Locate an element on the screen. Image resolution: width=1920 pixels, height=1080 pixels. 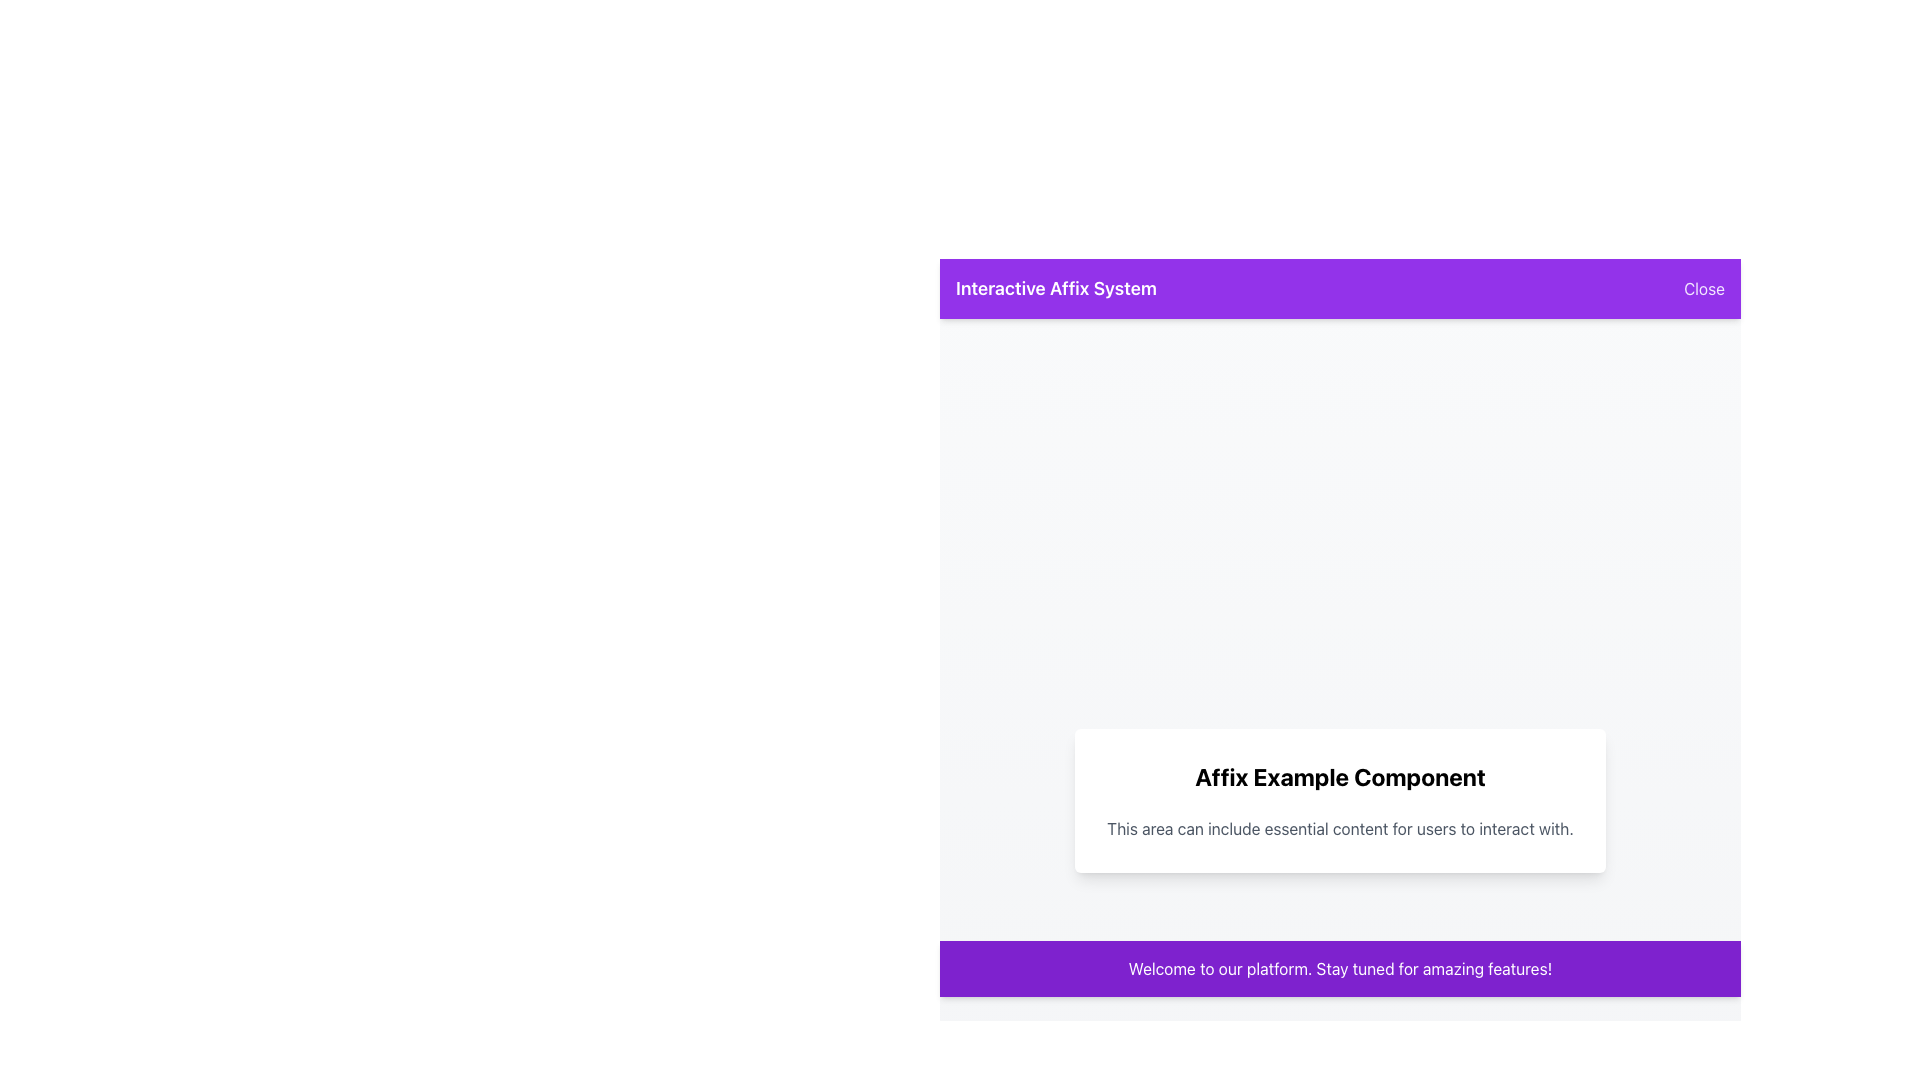
the Text Label located in the top header section of the interface, positioned towards the left side, adjacent to the 'Close' button is located at coordinates (1055, 289).